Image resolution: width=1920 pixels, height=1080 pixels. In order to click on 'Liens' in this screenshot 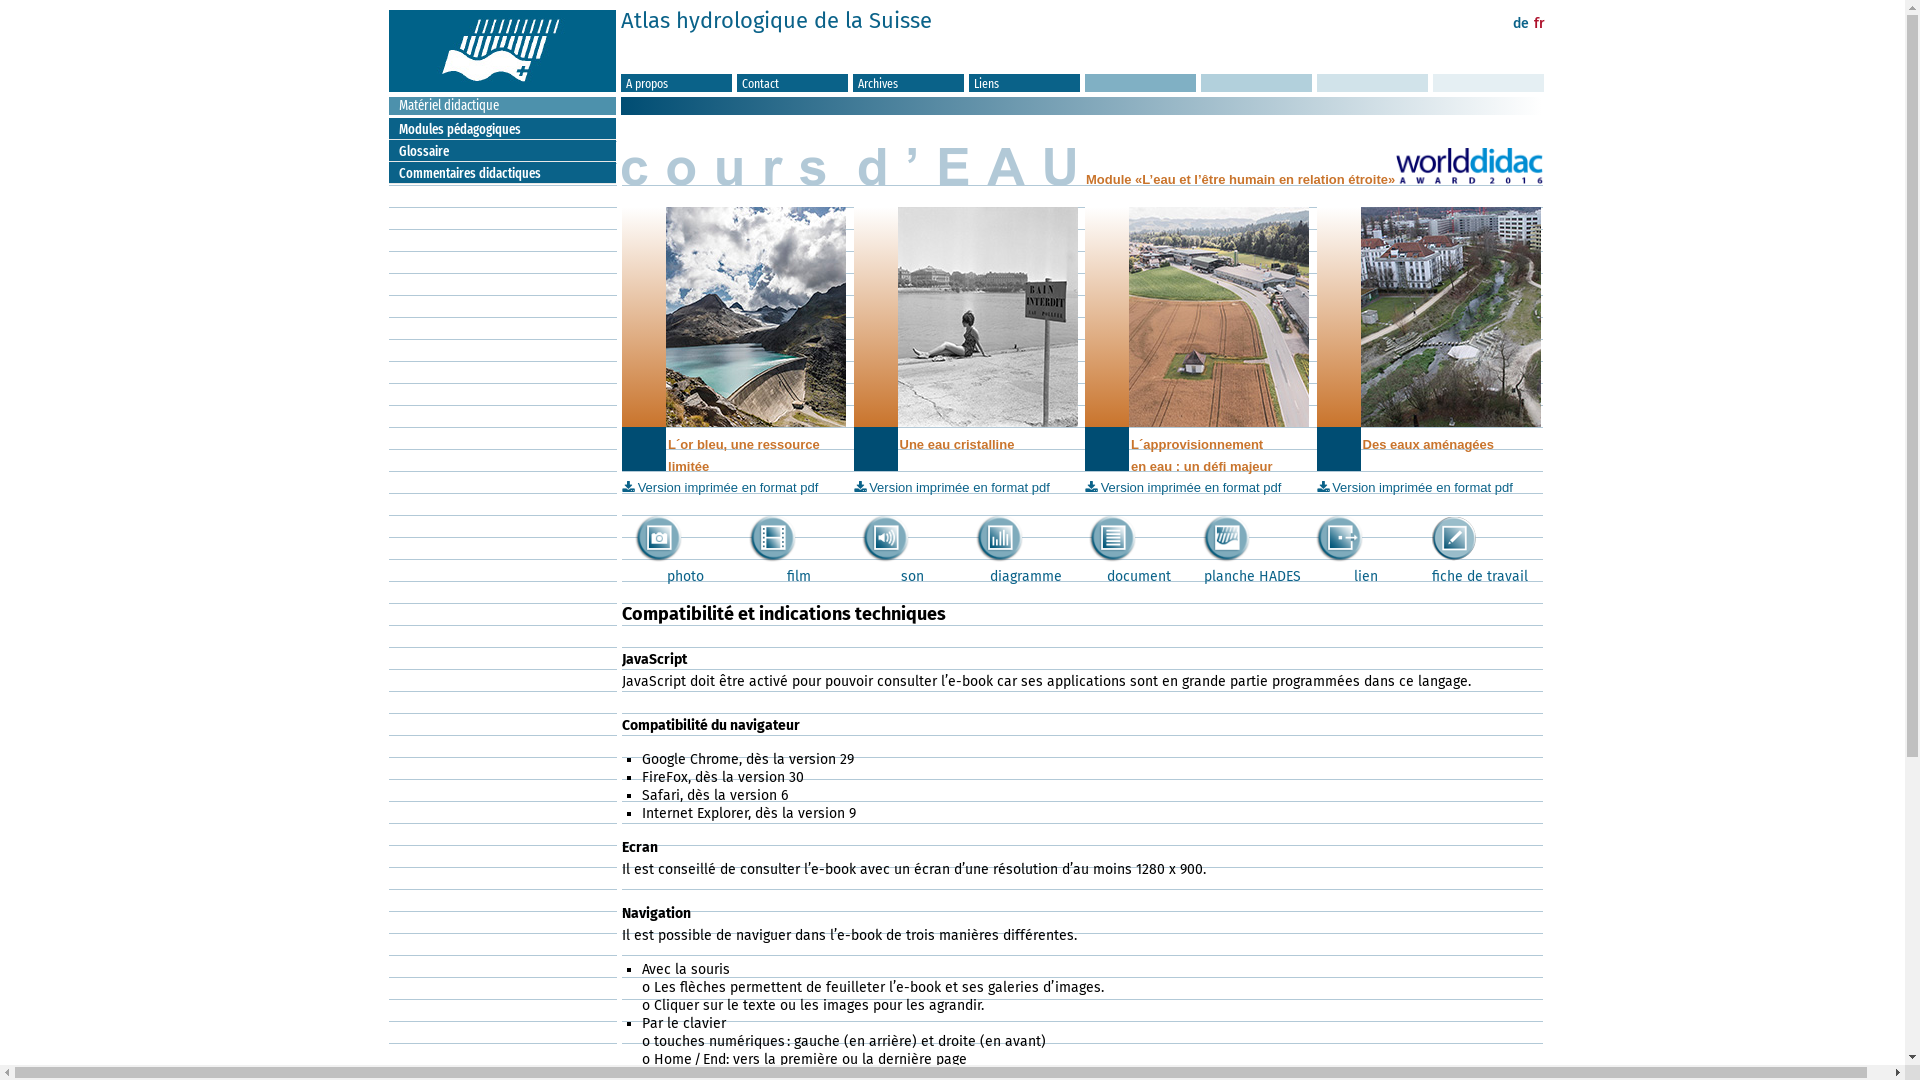, I will do `click(1024, 82)`.